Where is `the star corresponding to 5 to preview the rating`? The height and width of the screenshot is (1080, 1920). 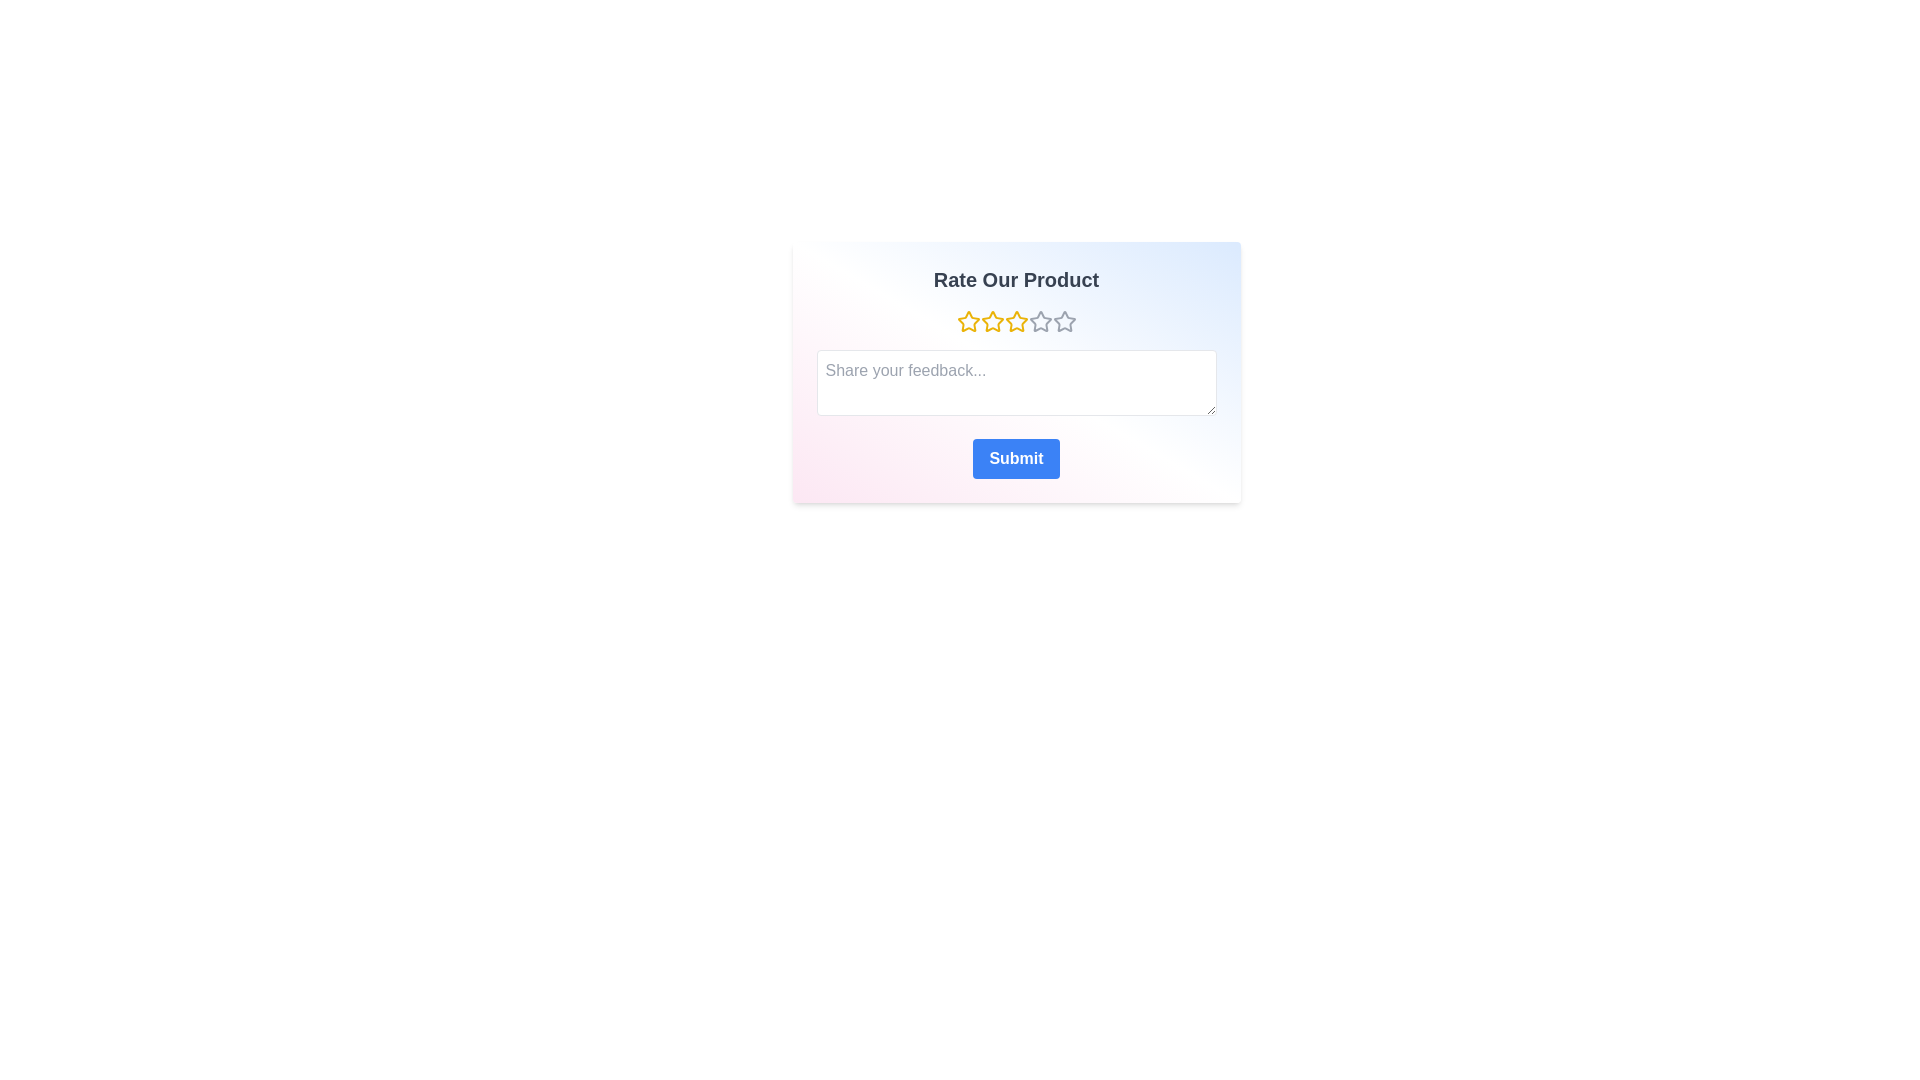
the star corresponding to 5 to preview the rating is located at coordinates (1063, 320).